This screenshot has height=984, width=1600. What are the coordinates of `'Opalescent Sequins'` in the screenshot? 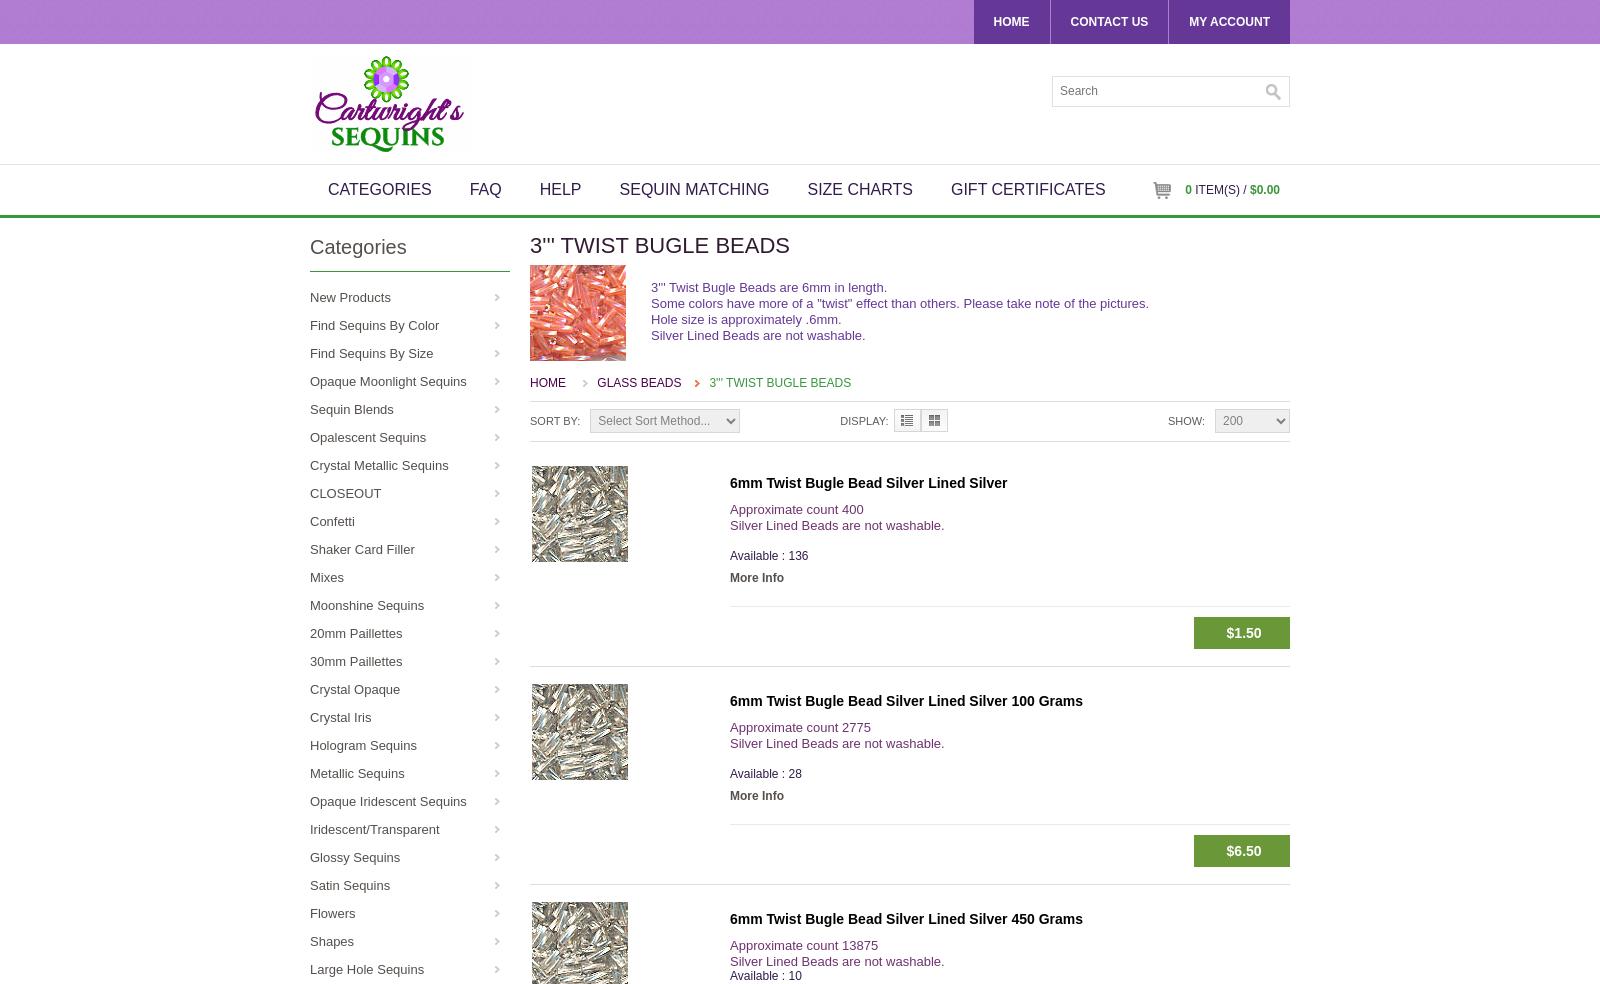 It's located at (310, 437).